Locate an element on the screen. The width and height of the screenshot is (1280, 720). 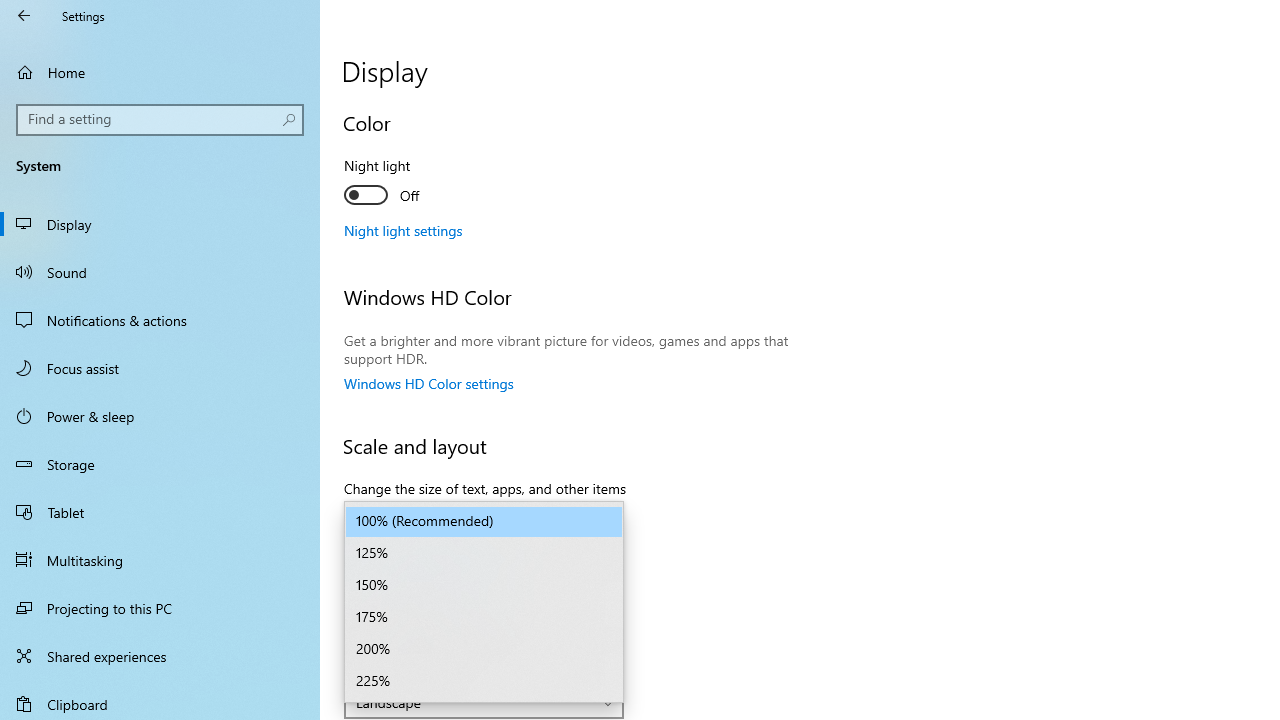
'Multitasking' is located at coordinates (160, 559).